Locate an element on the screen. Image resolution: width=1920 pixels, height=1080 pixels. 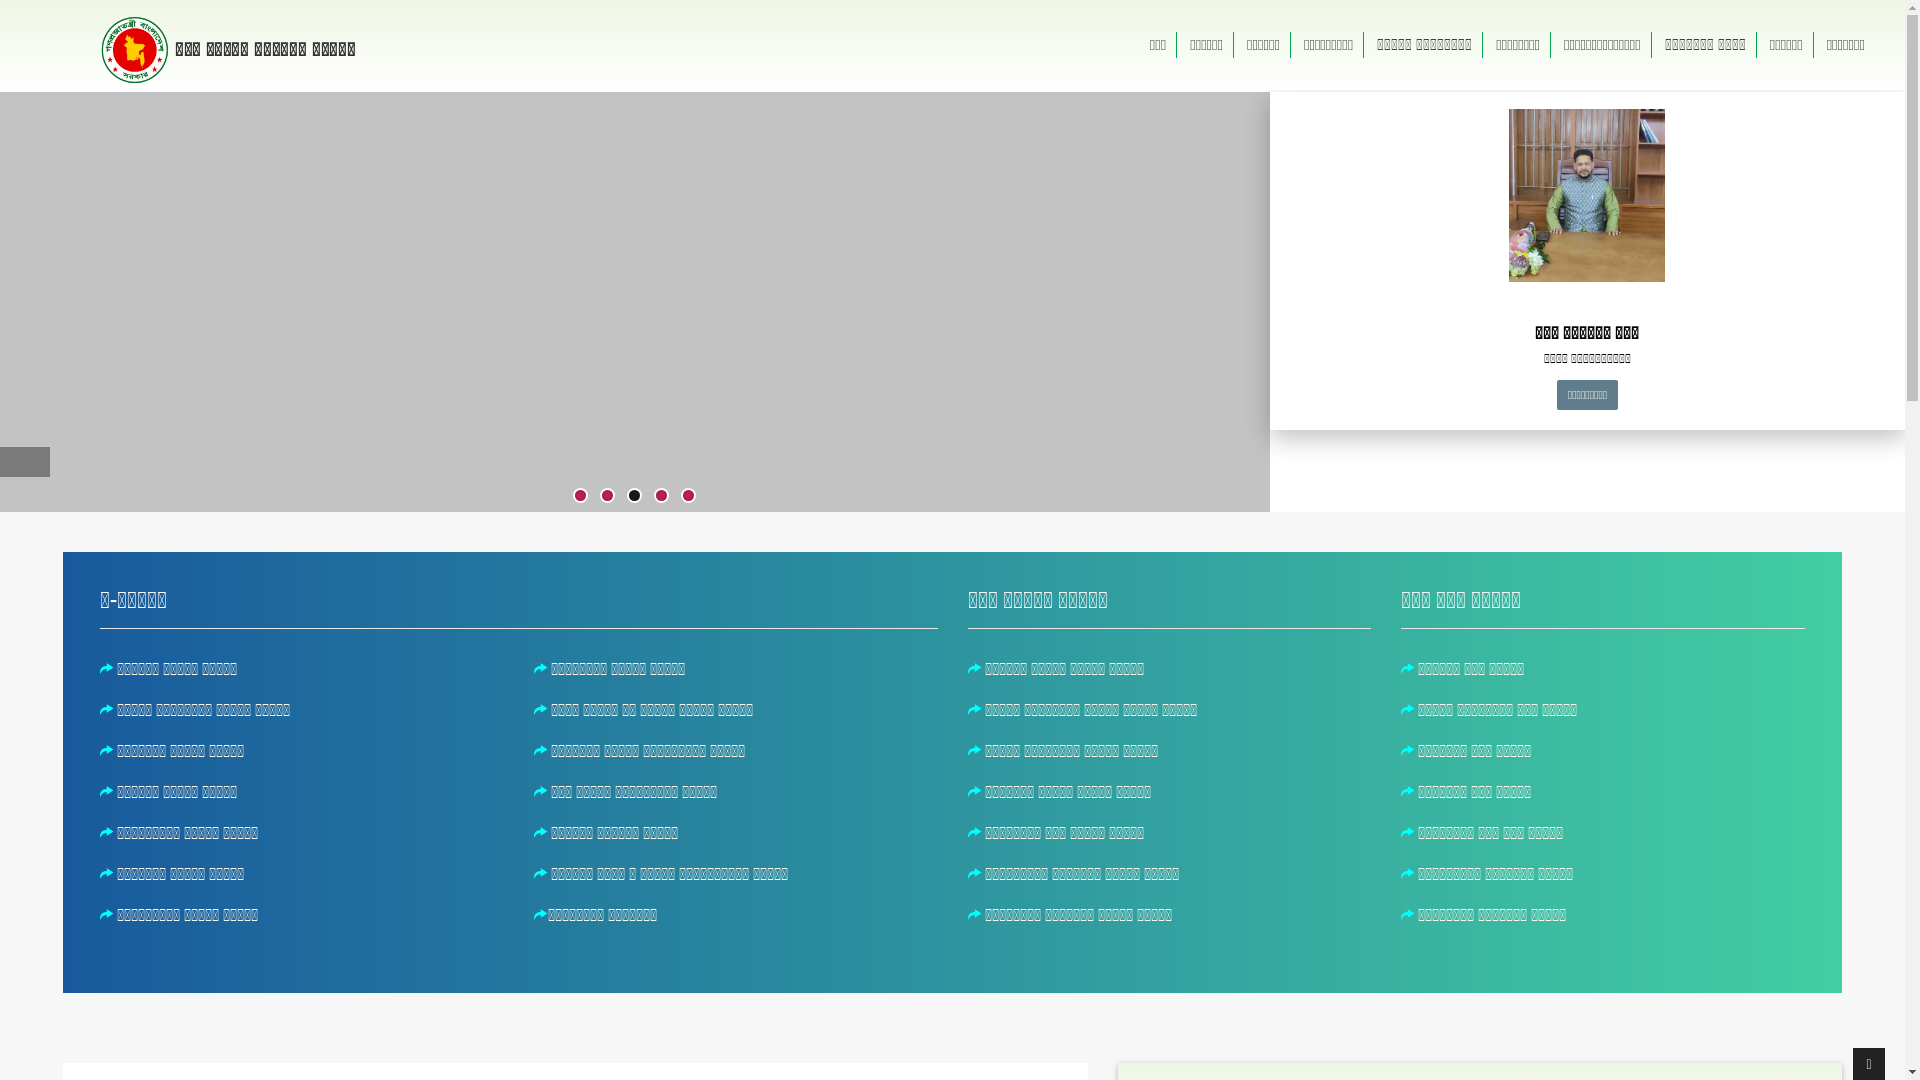
'2' is located at coordinates (606, 495).